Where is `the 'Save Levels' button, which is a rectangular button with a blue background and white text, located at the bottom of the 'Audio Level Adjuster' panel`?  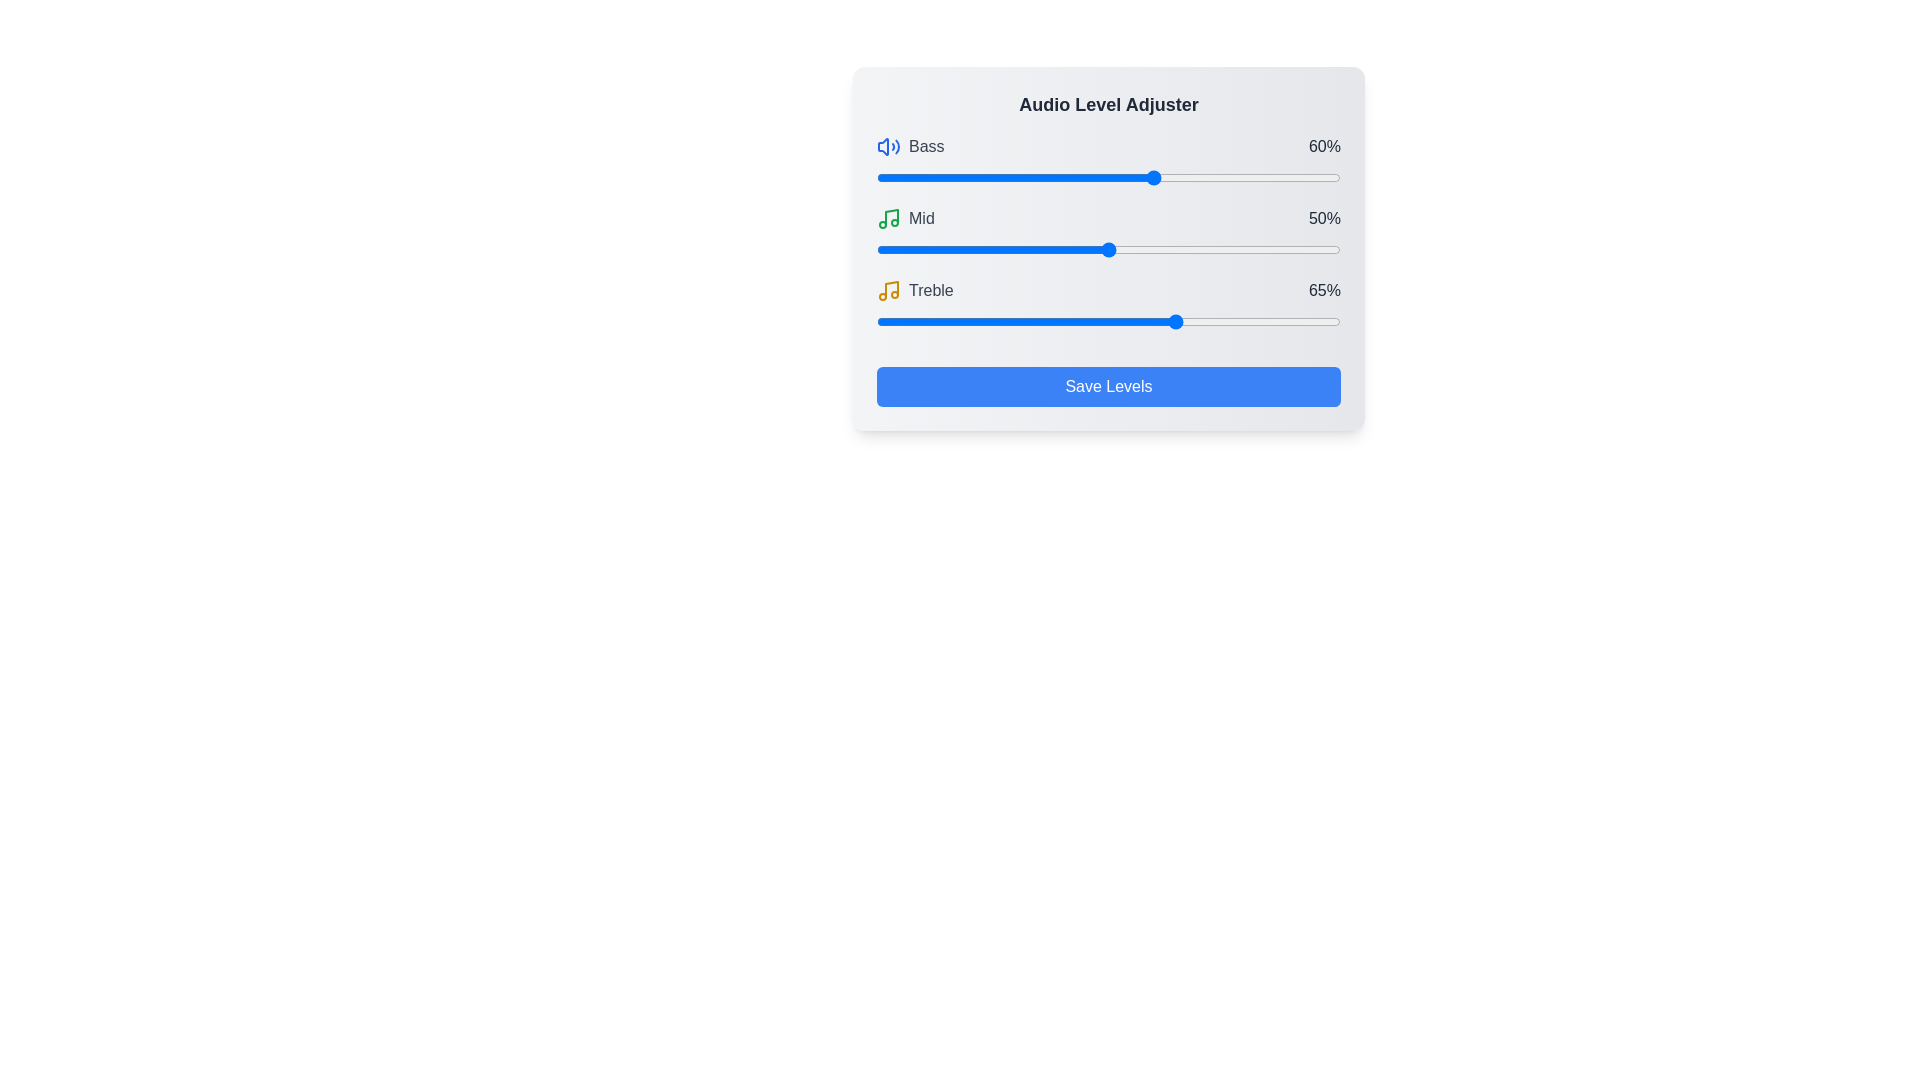
the 'Save Levels' button, which is a rectangular button with a blue background and white text, located at the bottom of the 'Audio Level Adjuster' panel is located at coordinates (1107, 386).